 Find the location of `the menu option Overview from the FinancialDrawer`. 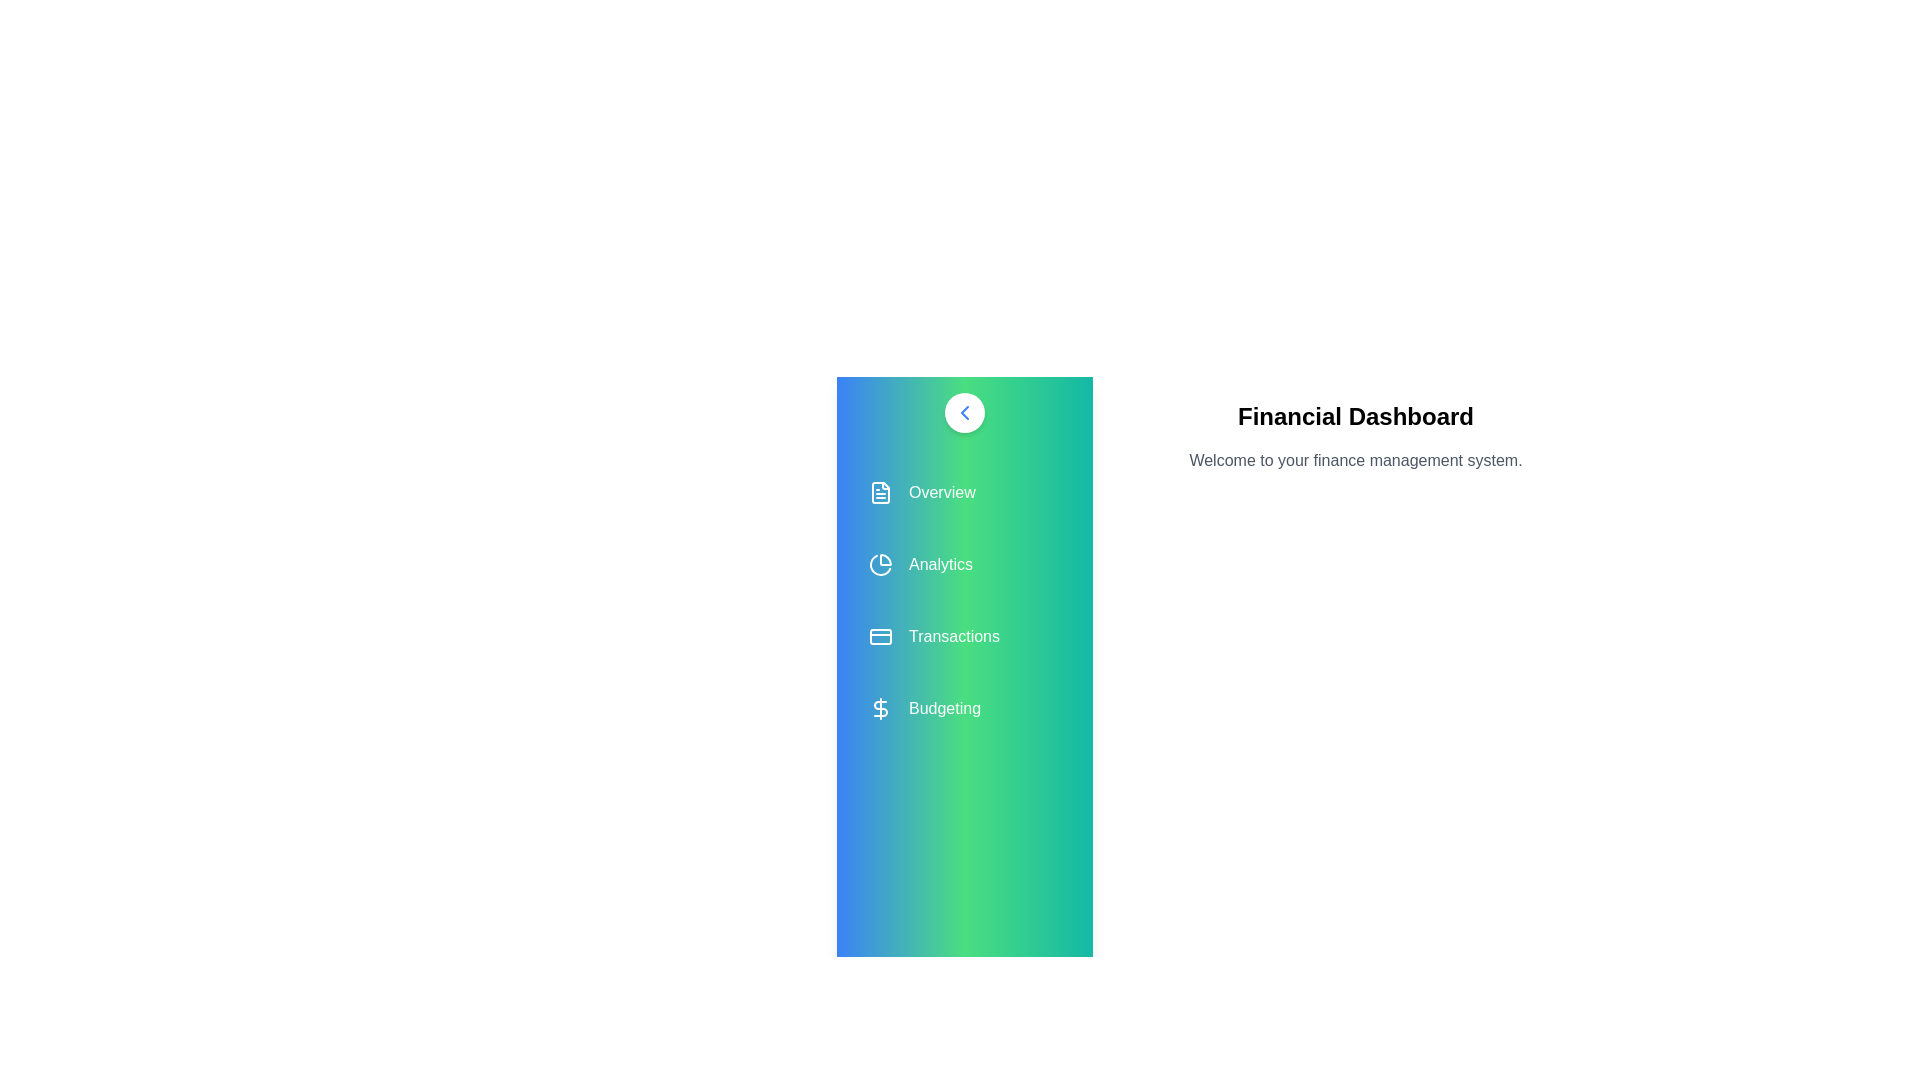

the menu option Overview from the FinancialDrawer is located at coordinates (964, 493).